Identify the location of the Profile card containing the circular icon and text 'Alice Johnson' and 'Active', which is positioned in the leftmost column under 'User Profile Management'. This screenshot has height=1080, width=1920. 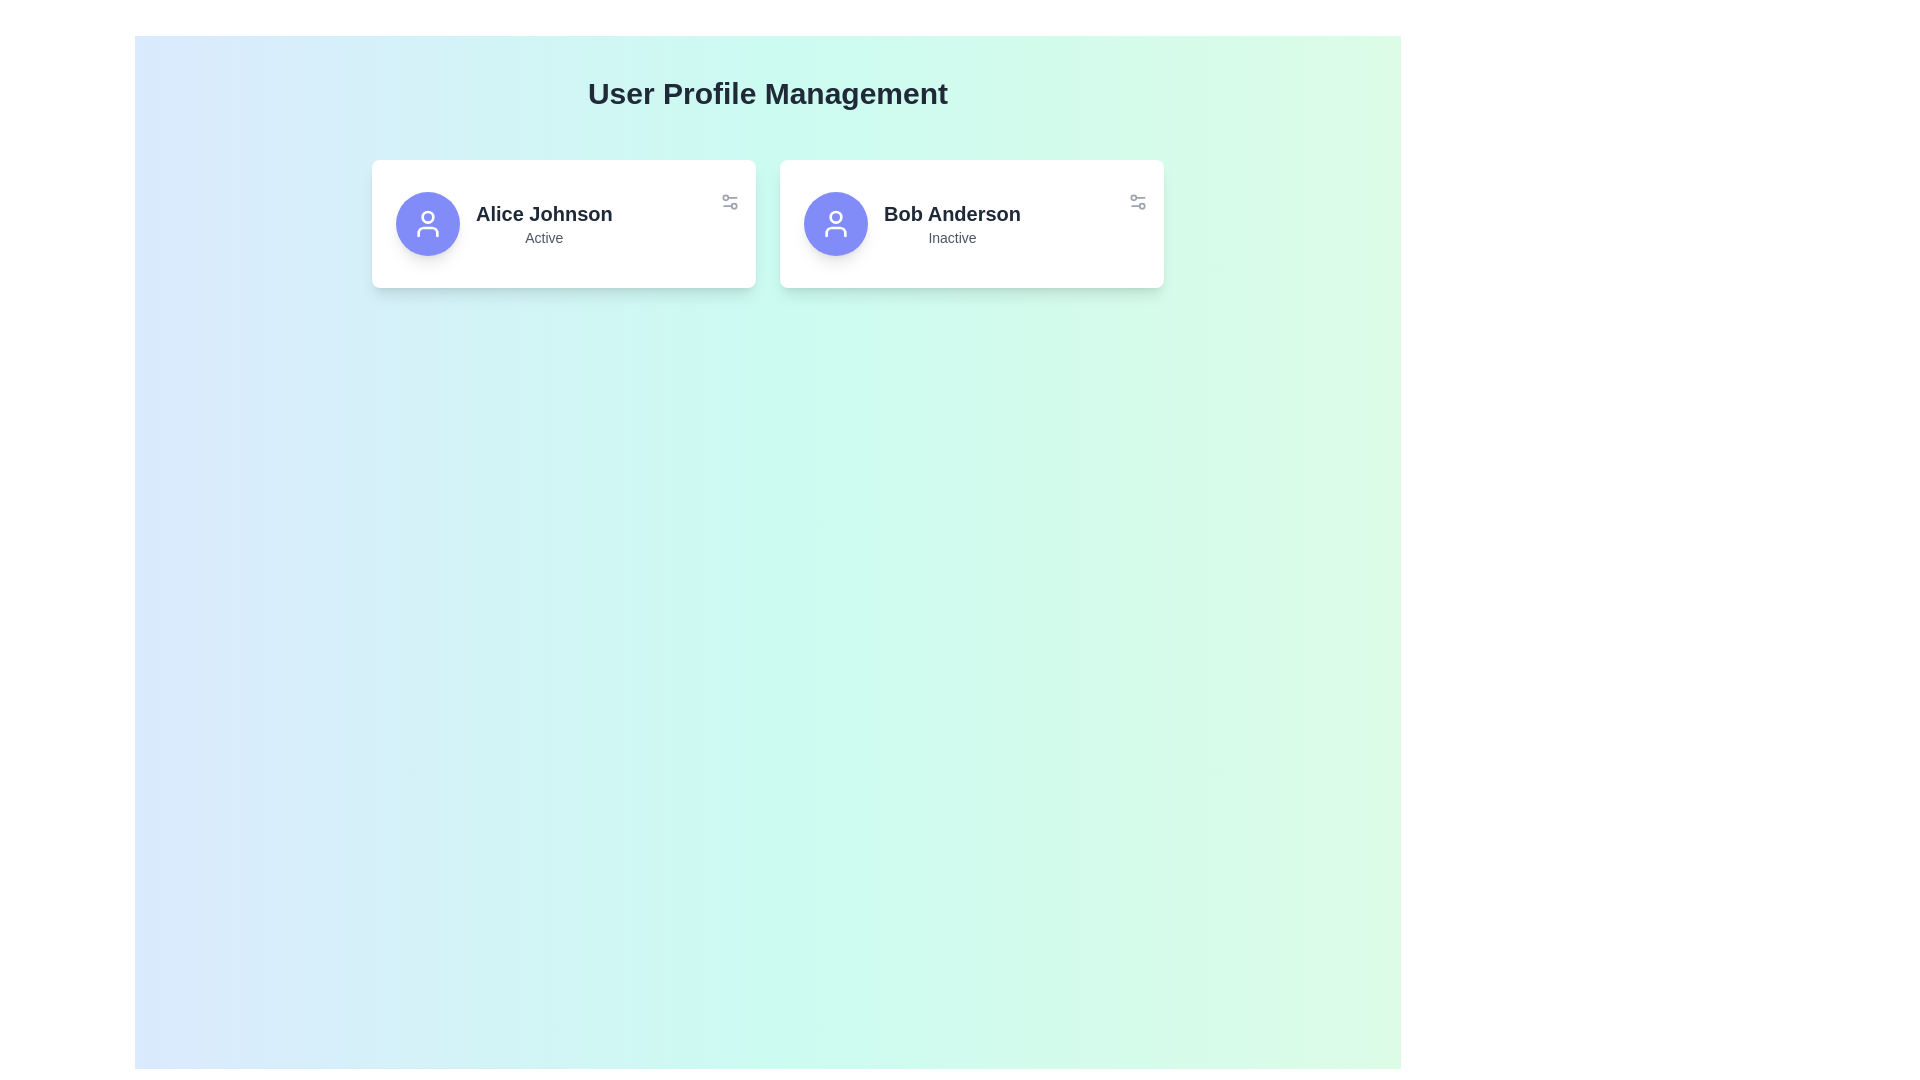
(563, 223).